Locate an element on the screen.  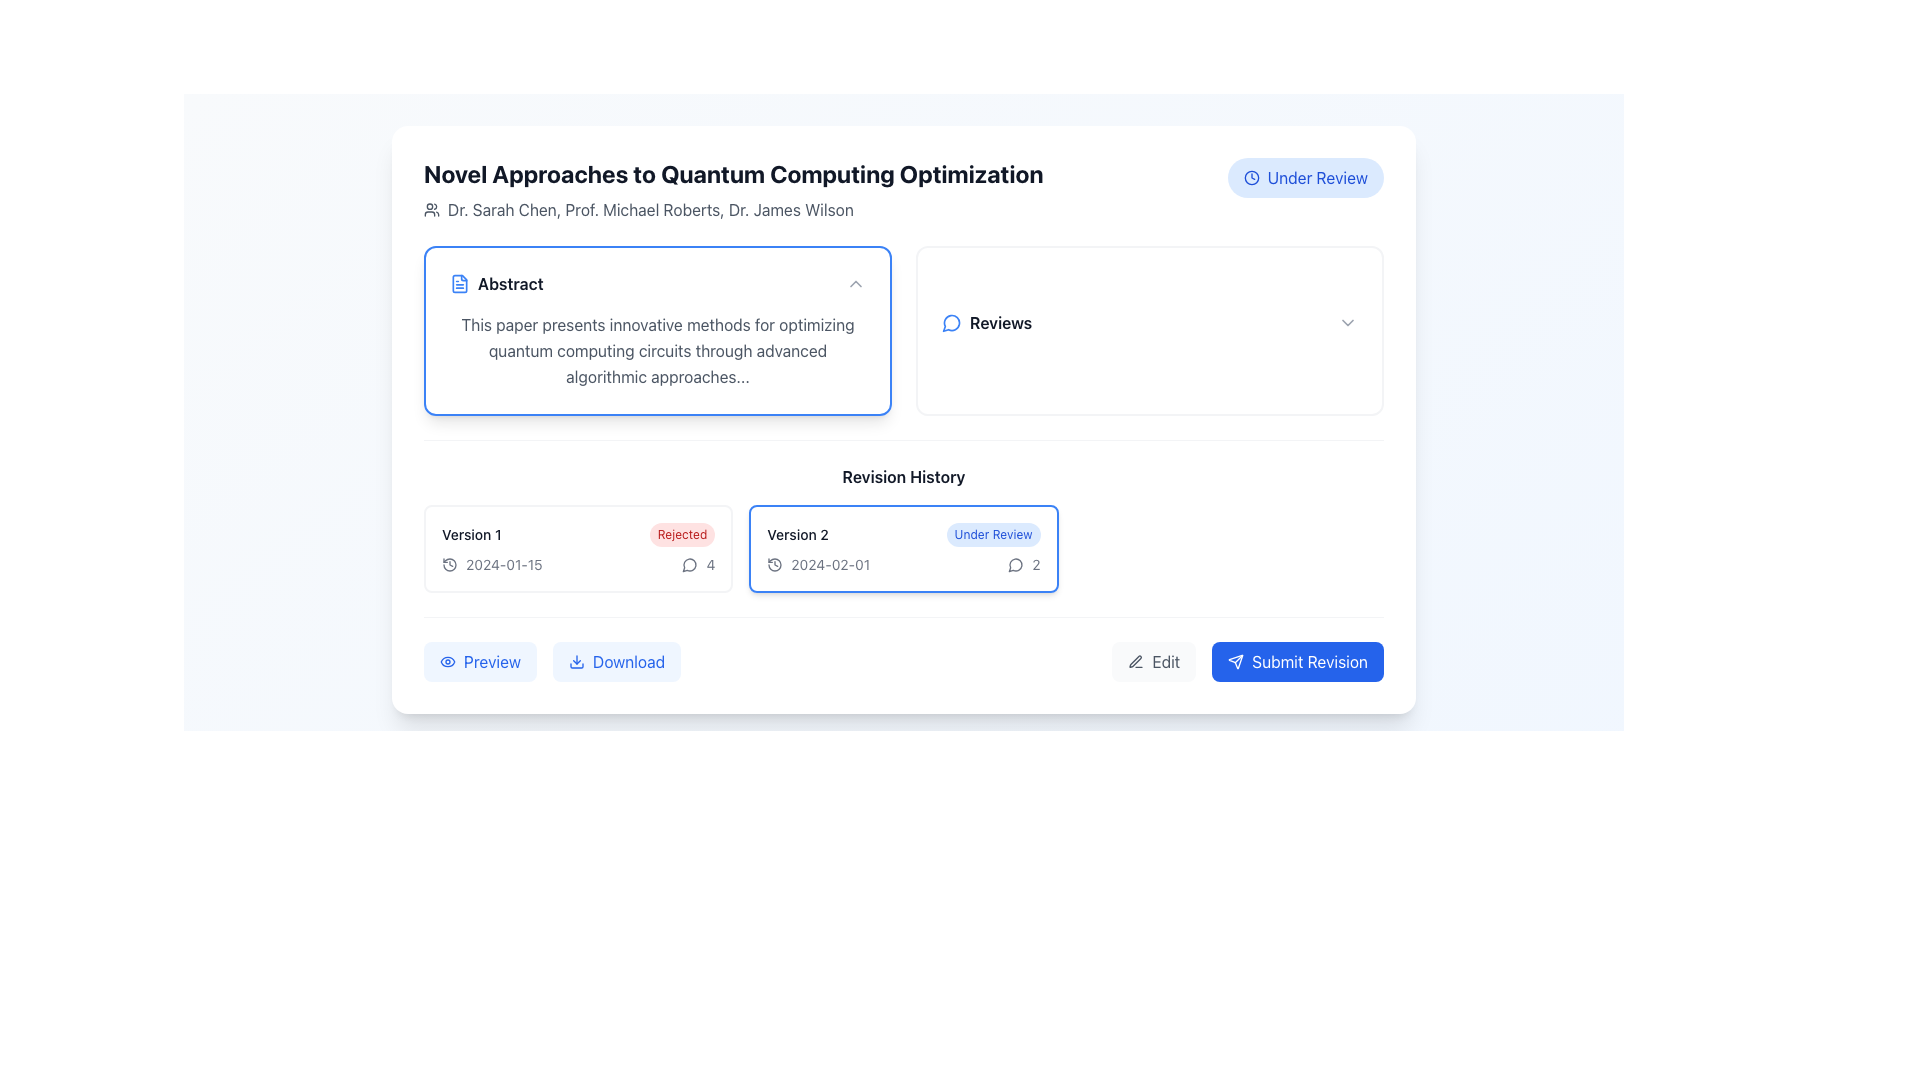
the eye icon in the upper-right section of the user interface is located at coordinates (446, 662).